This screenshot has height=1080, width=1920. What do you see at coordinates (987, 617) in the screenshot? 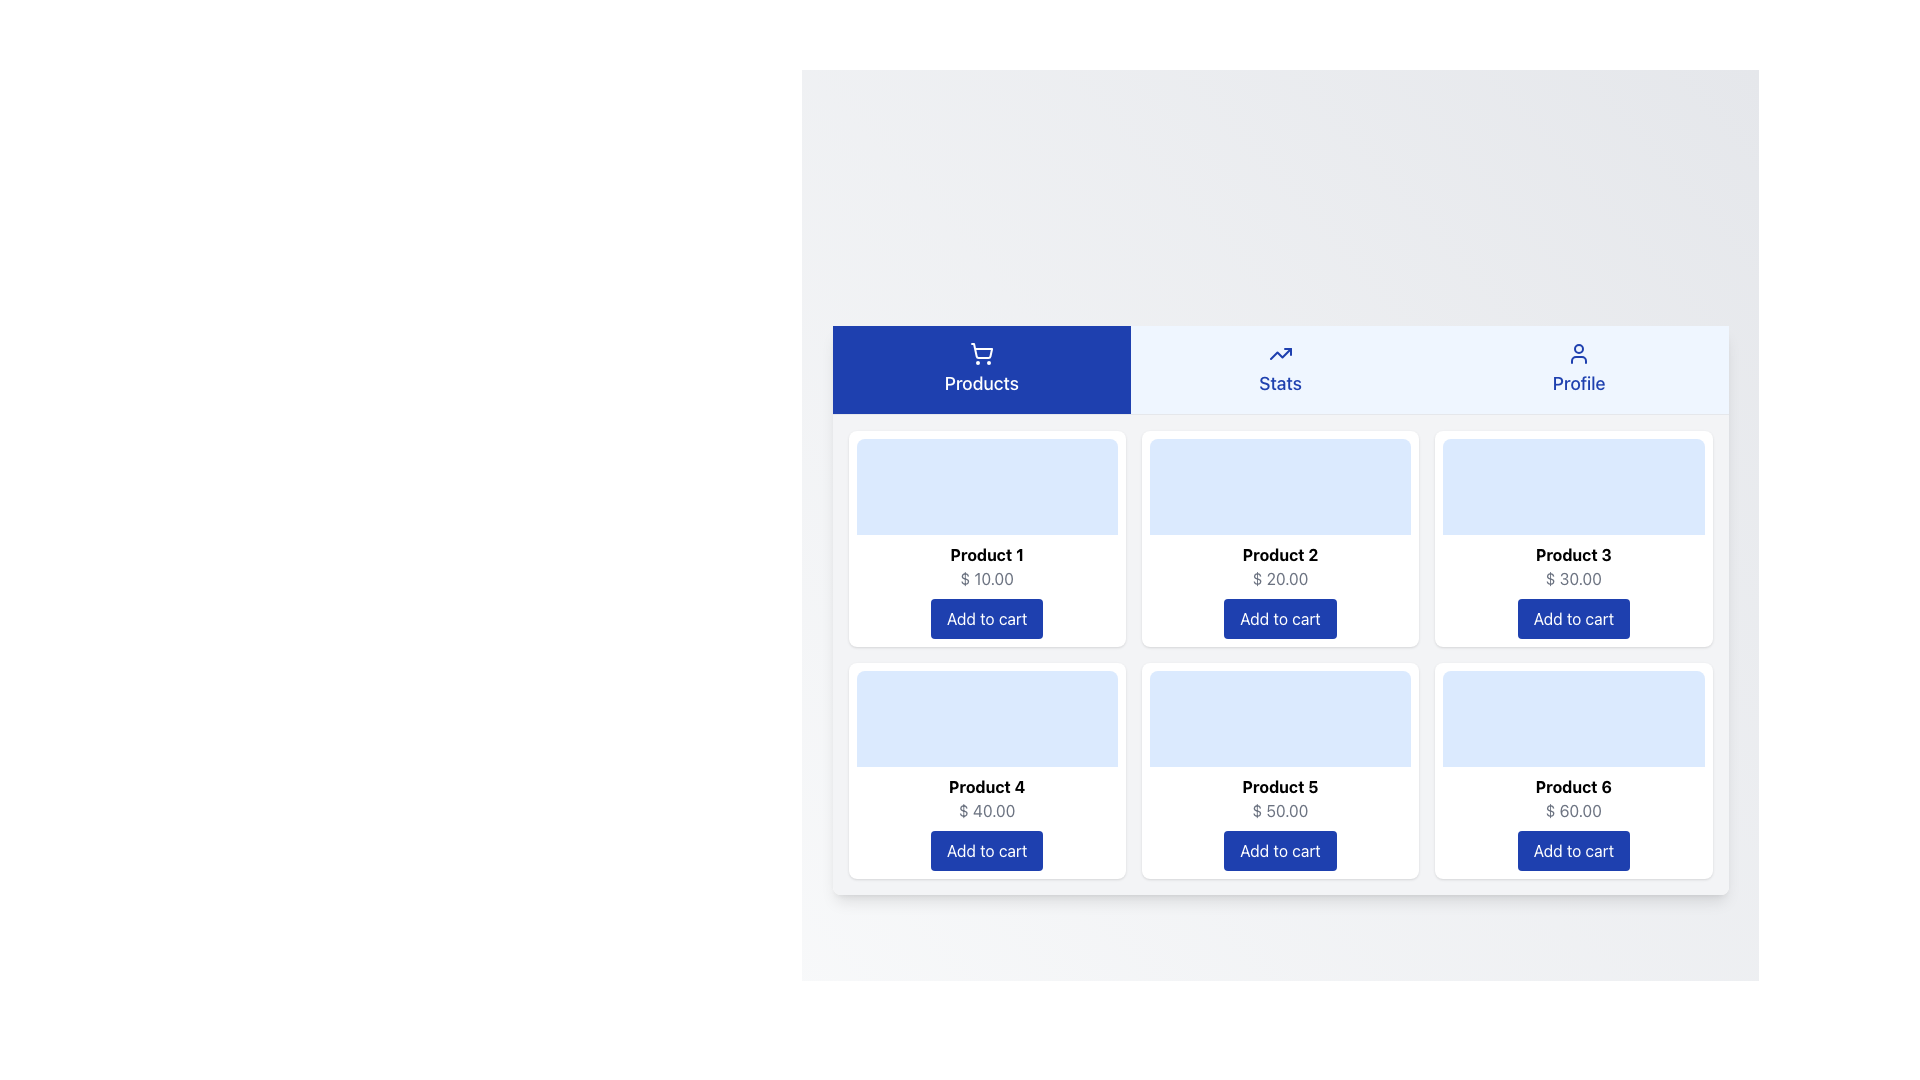
I see `the 'Add to cart' button, which is a rectangular button with rounded corners, dark blue background, and white text, located below the price label '$ 10.00' in the product card for 'Product 1'` at bounding box center [987, 617].